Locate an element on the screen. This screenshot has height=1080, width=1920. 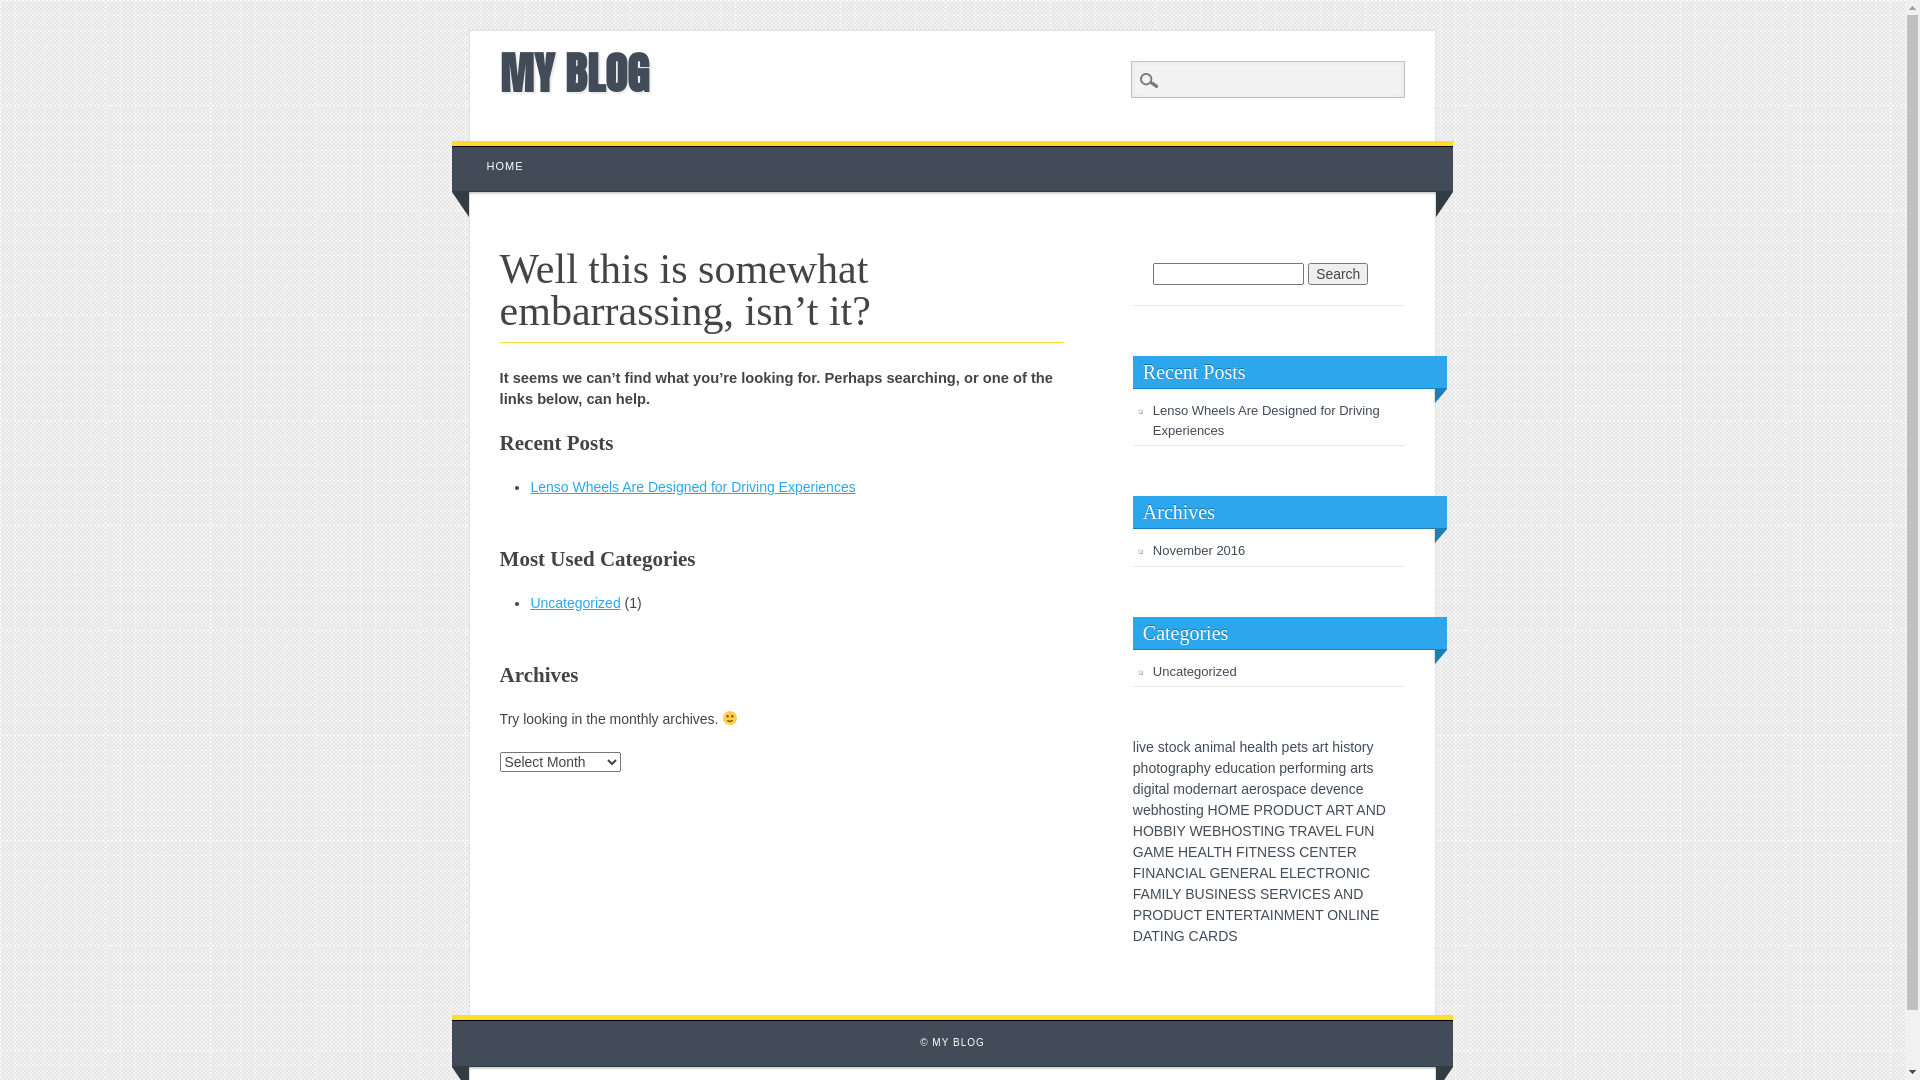
'B' is located at coordinates (1158, 830).